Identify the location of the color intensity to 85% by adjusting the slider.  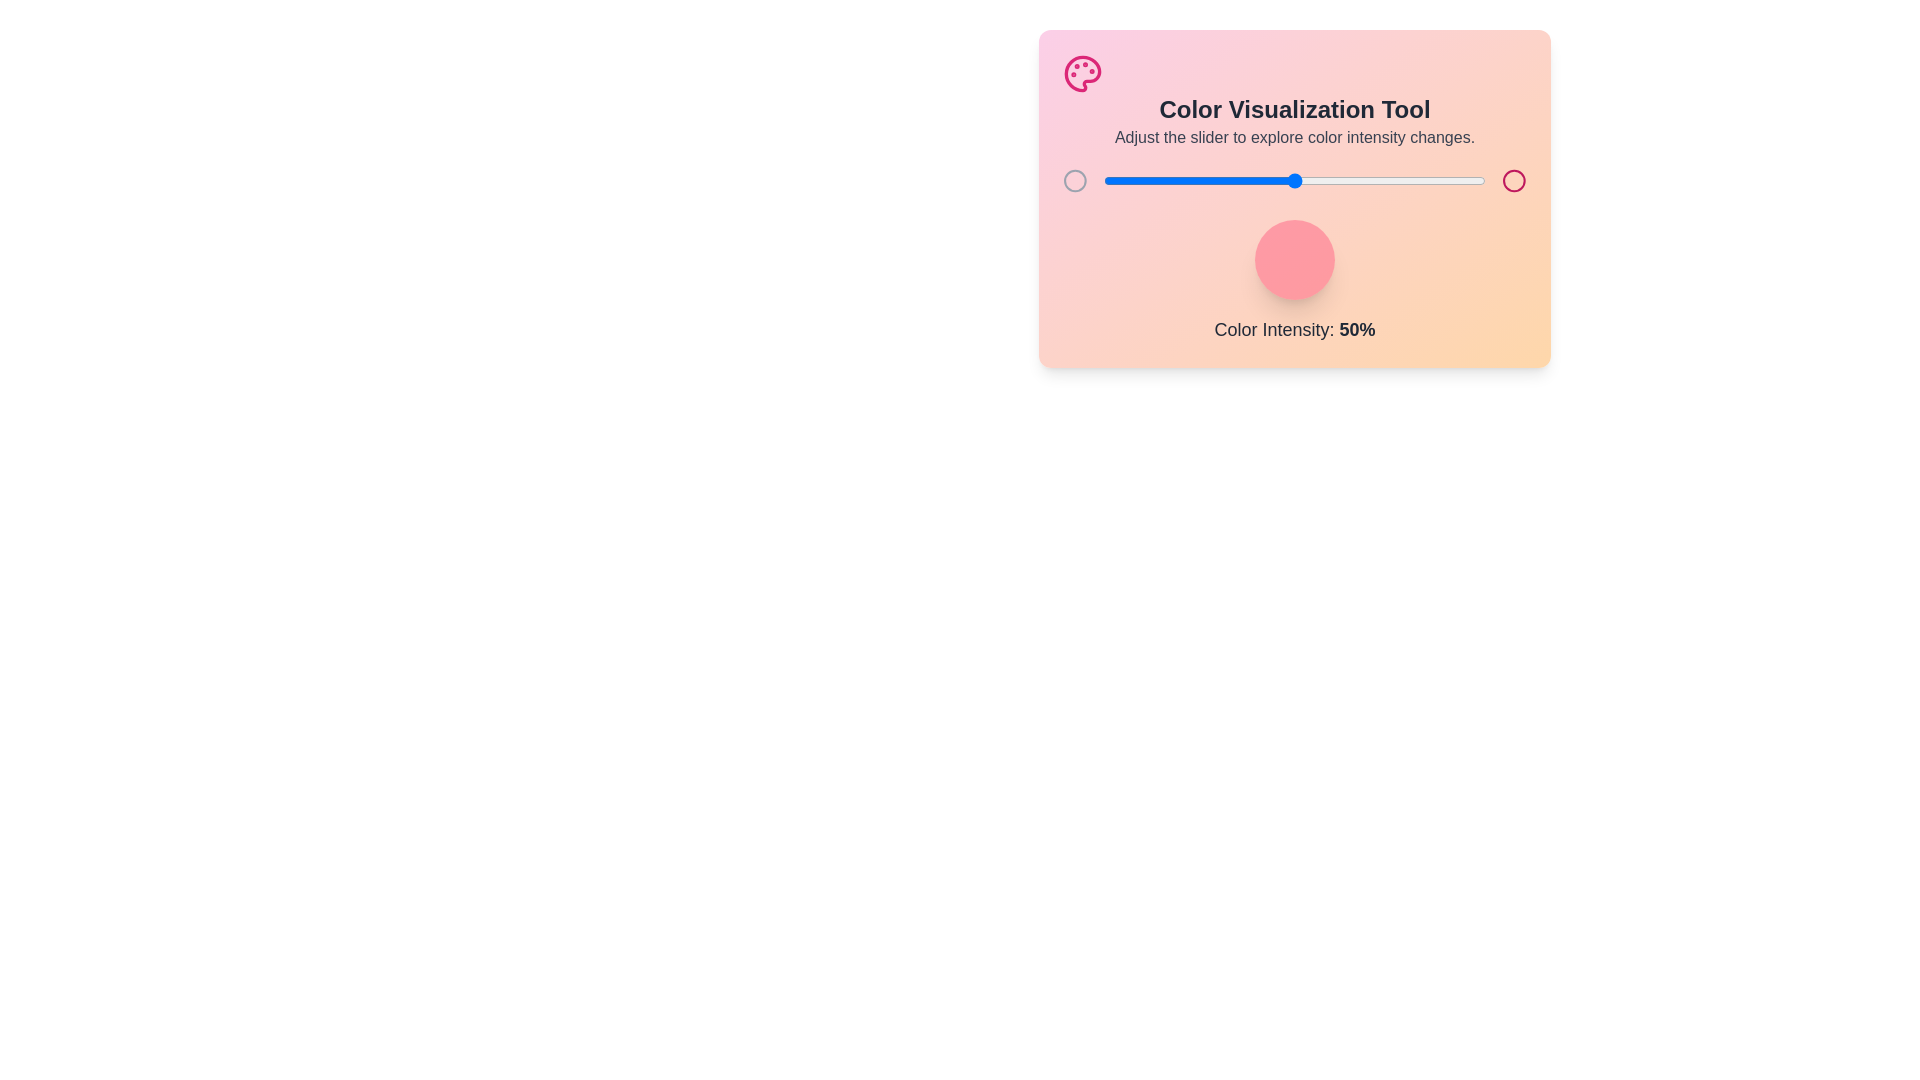
(1427, 181).